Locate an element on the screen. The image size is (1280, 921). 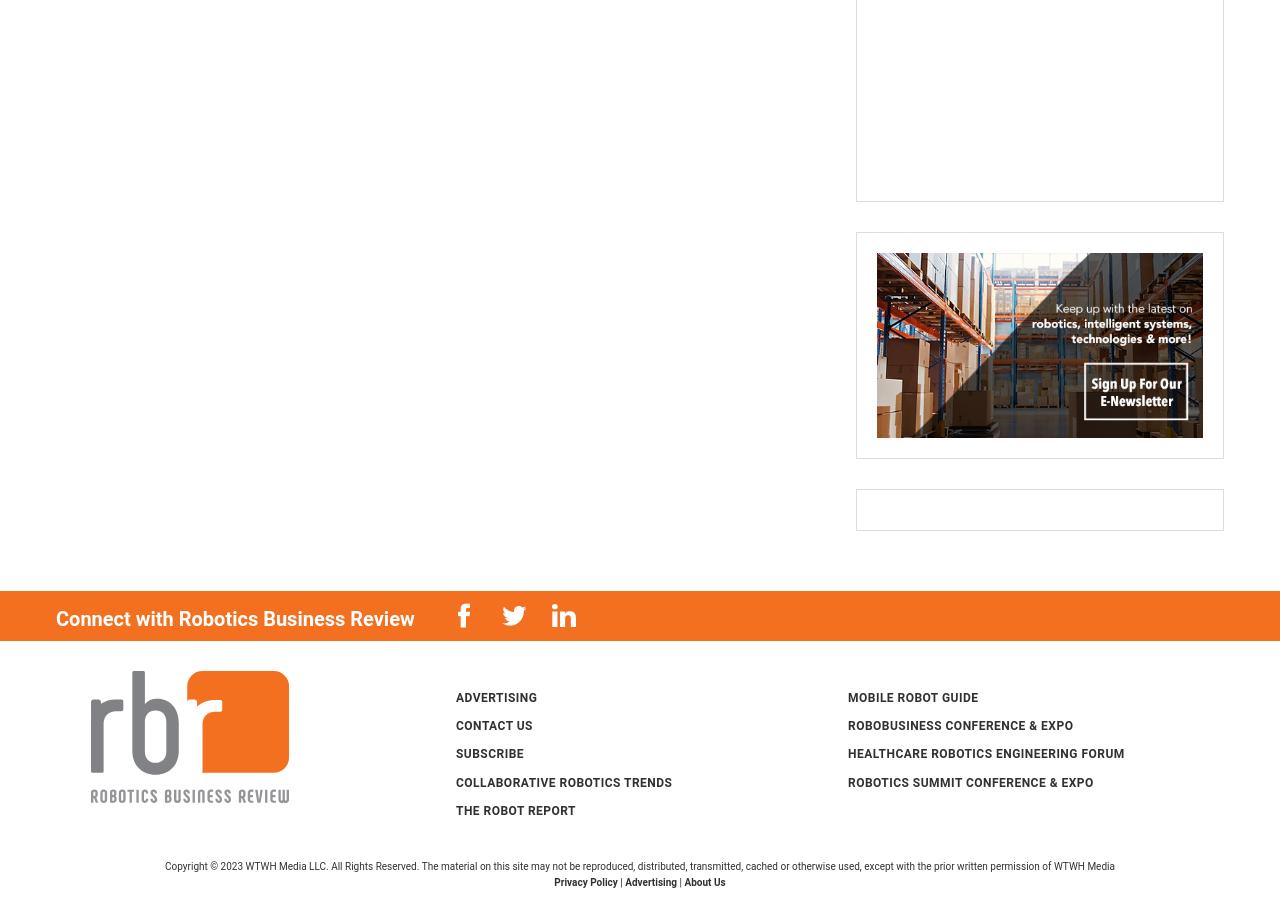
'Mobile Robot Guide' is located at coordinates (848, 697).